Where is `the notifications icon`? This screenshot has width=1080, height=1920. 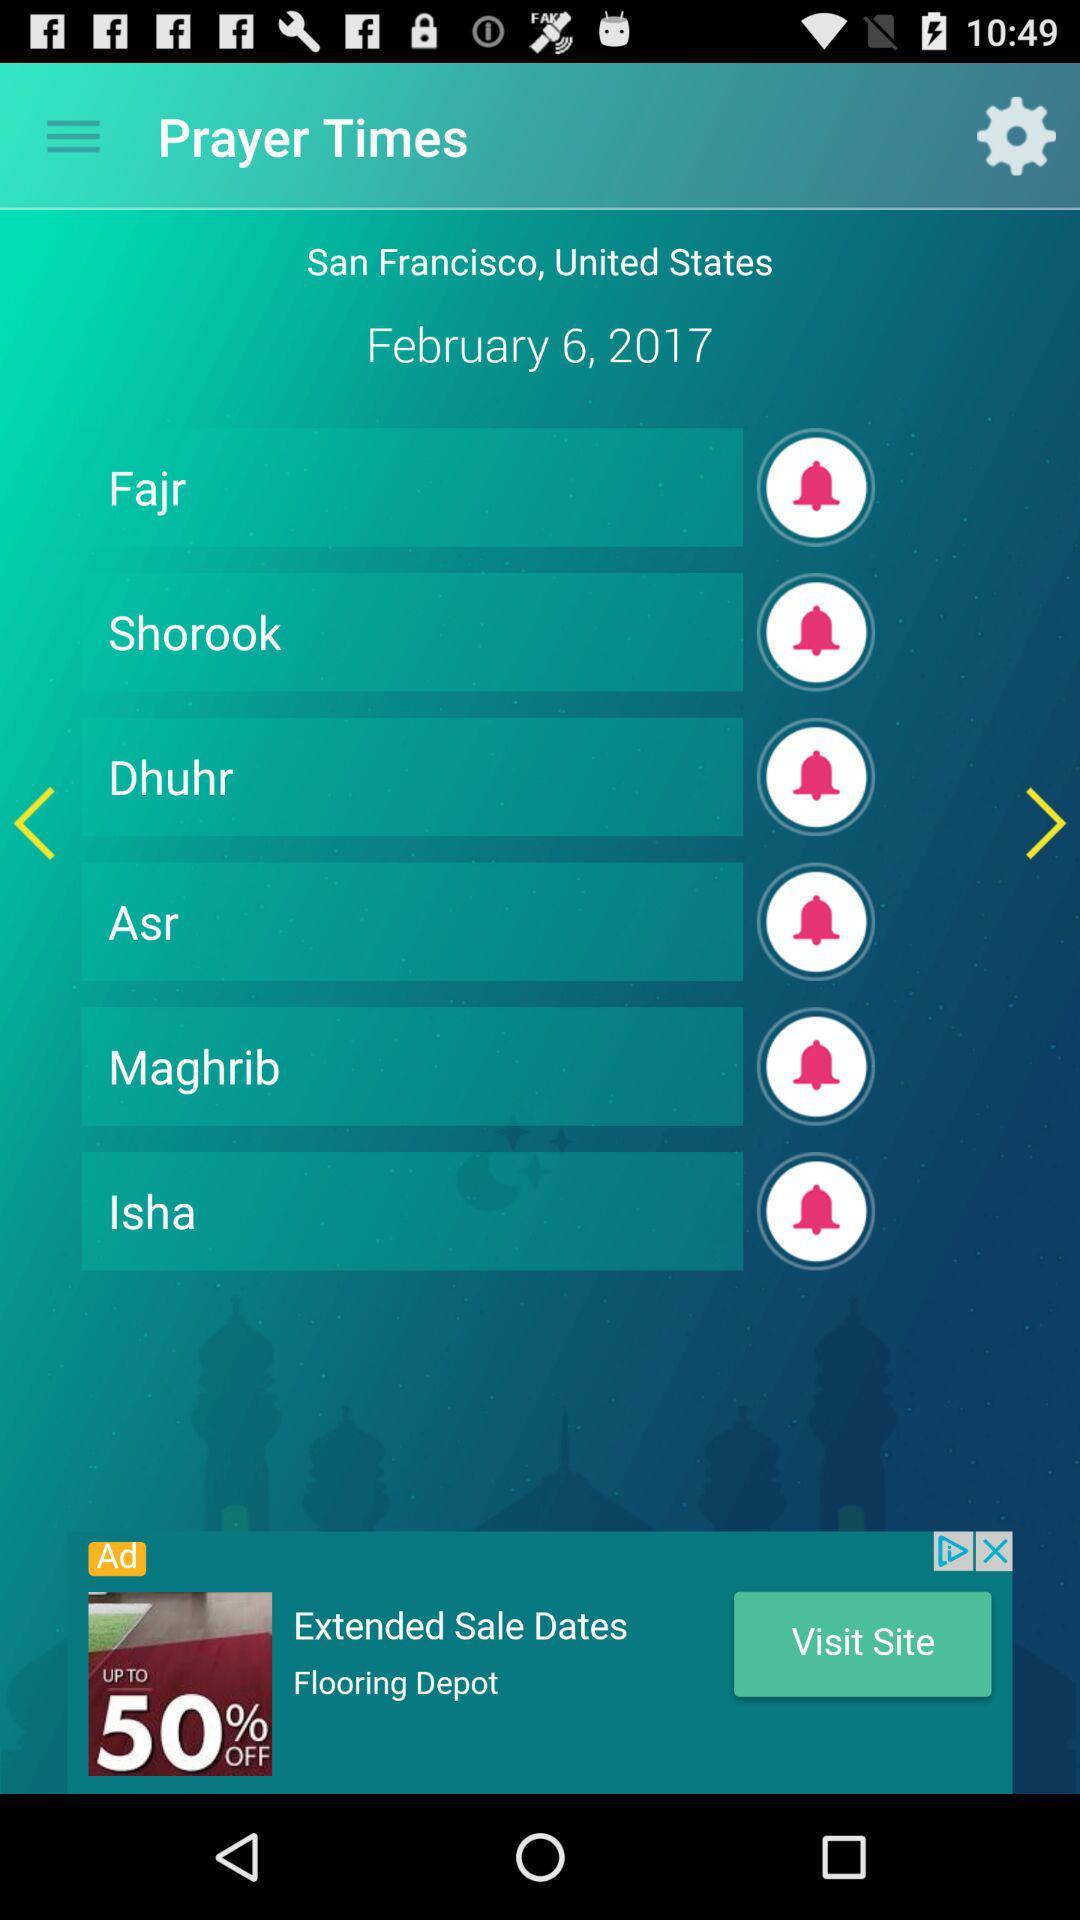 the notifications icon is located at coordinates (816, 676).